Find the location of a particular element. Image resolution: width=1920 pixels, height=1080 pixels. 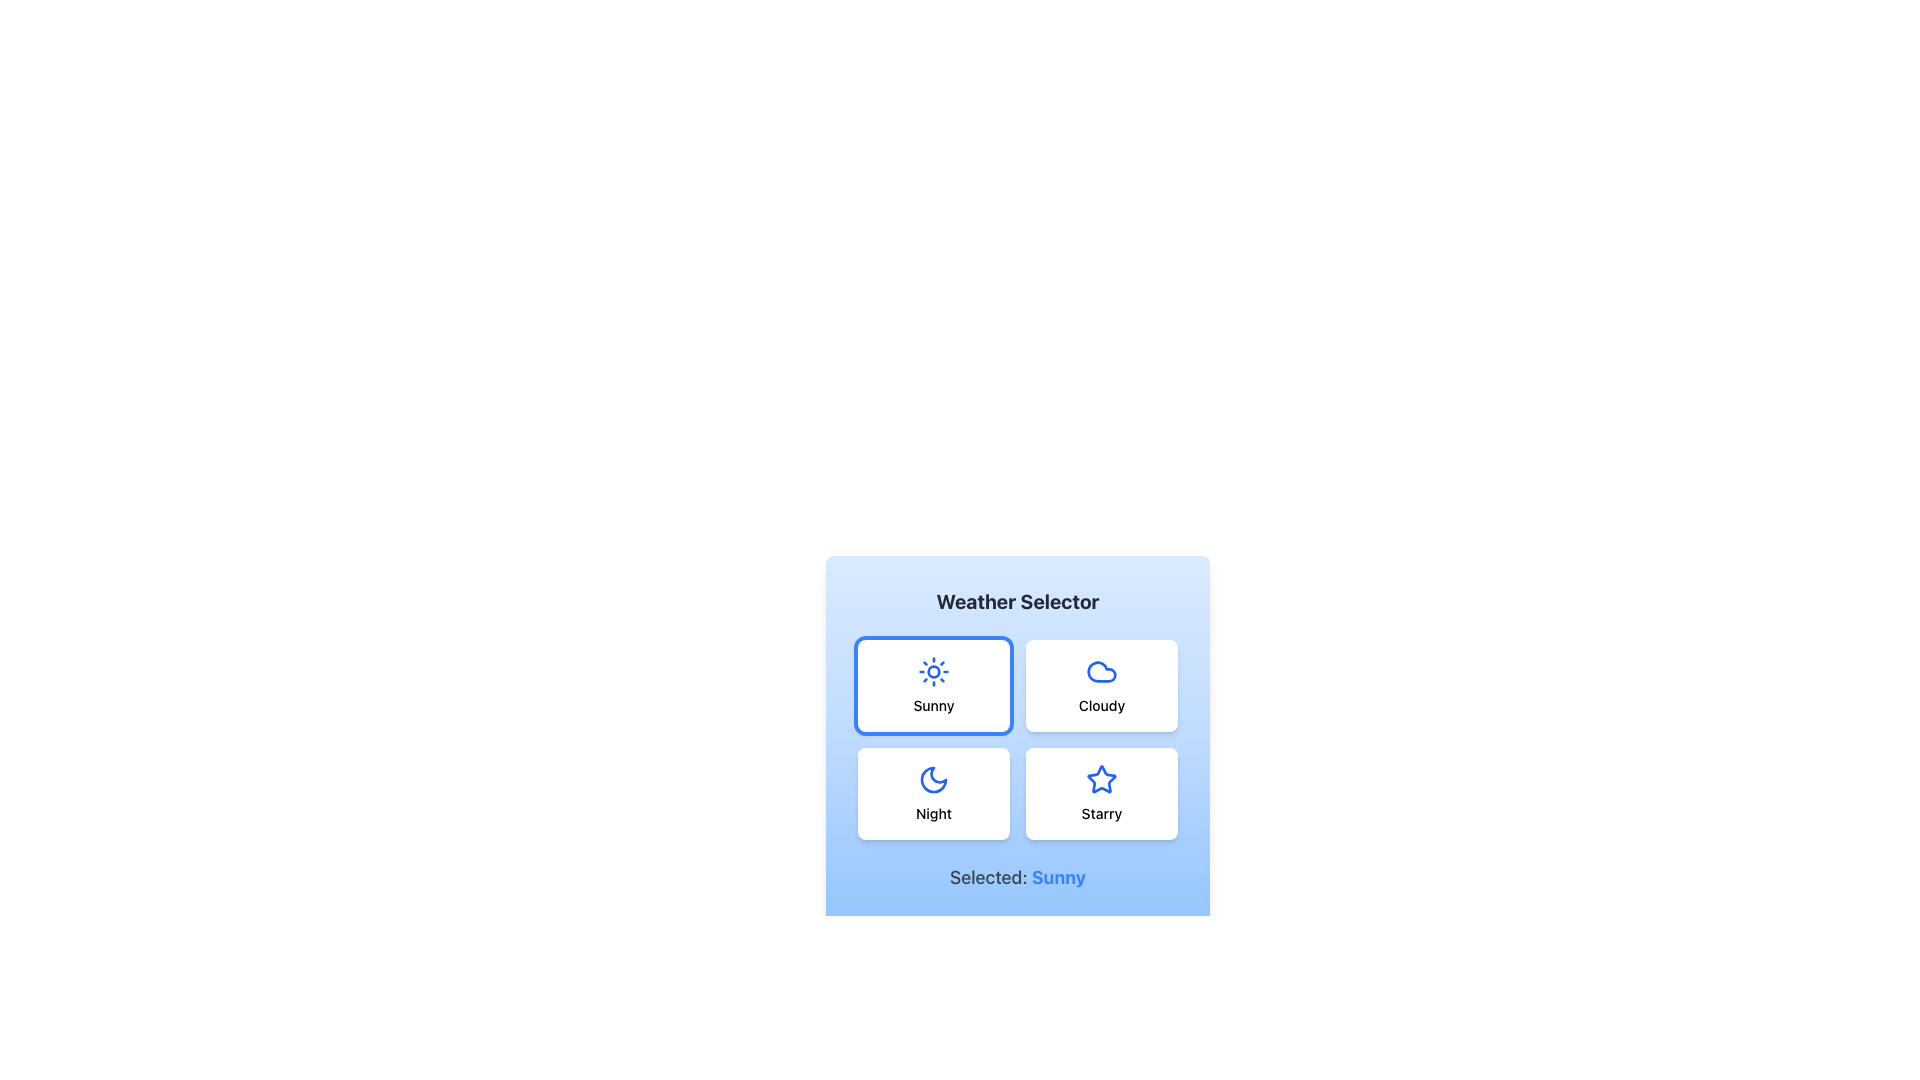

the 'Cloudy' weather icon in the weather selection interface is located at coordinates (1101, 671).